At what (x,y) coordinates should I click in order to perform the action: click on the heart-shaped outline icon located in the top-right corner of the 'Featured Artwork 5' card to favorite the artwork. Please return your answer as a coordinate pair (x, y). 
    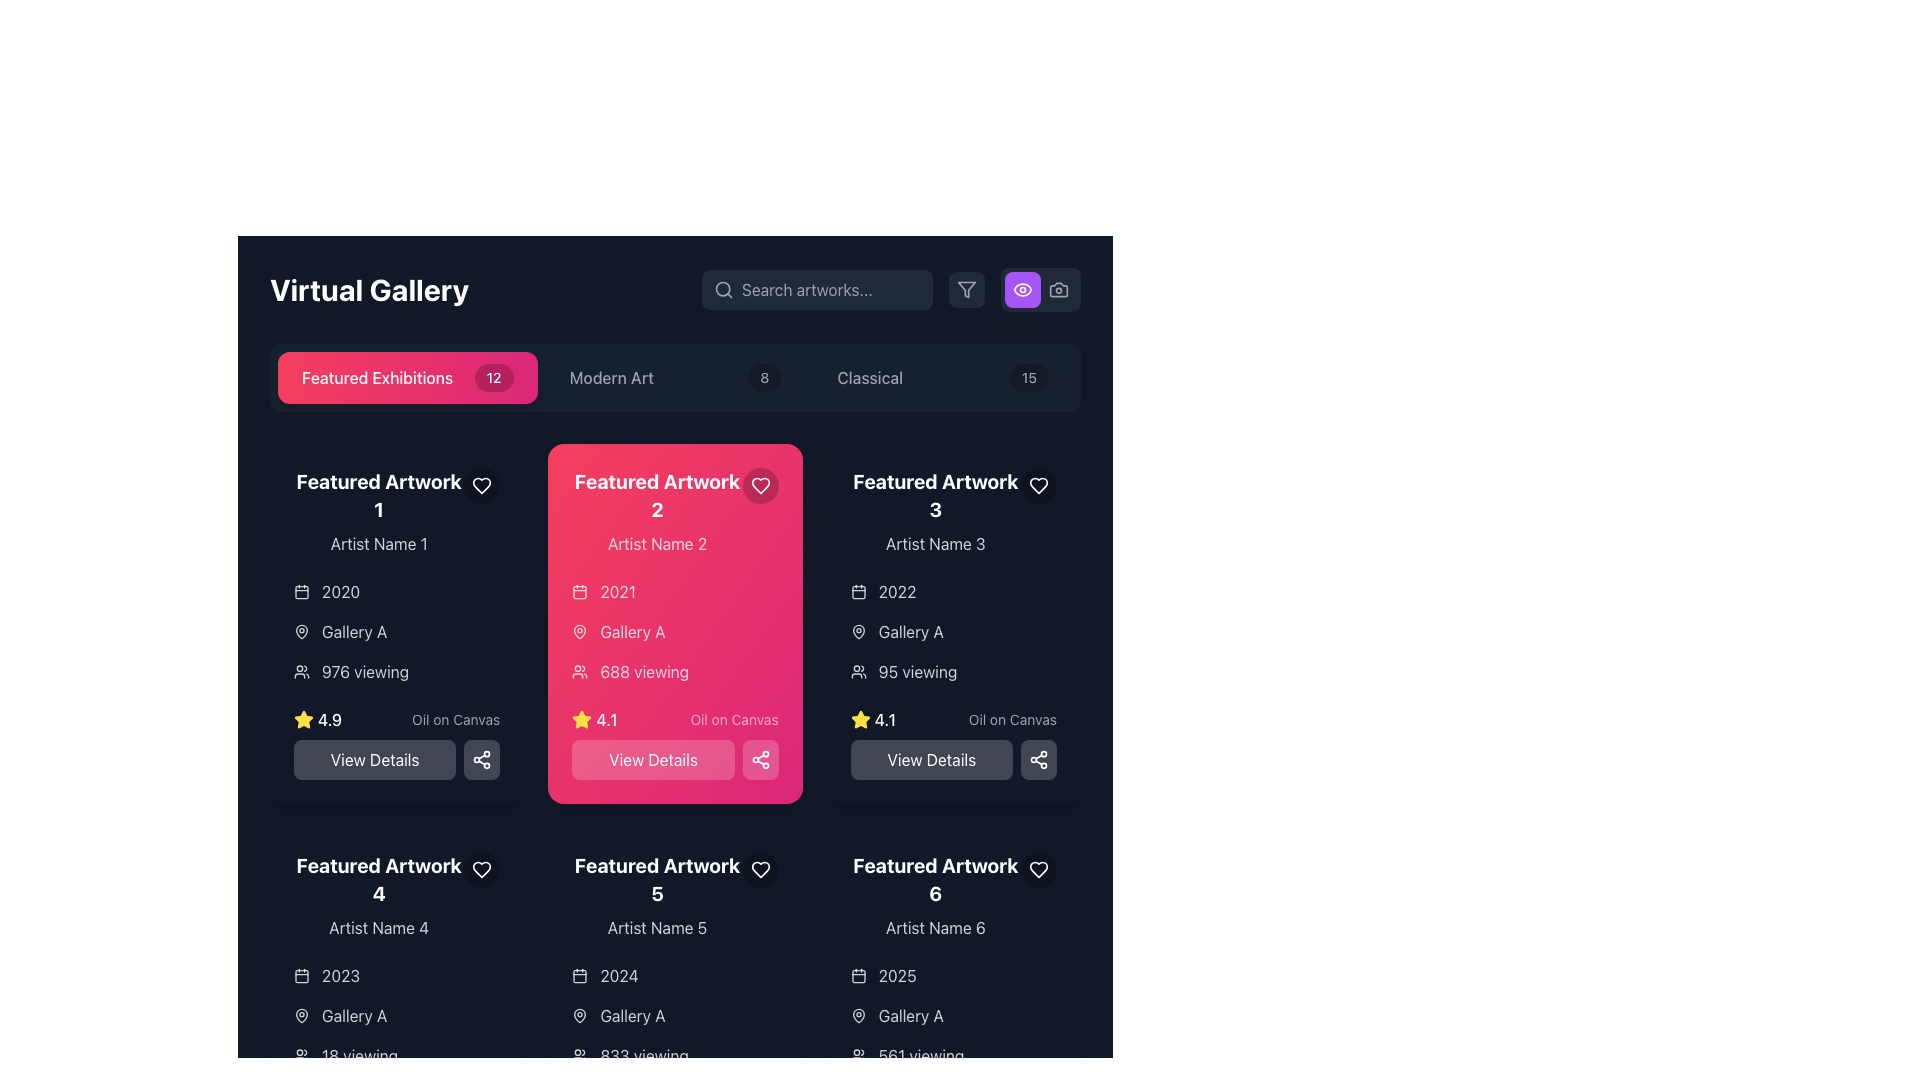
    Looking at the image, I should click on (759, 869).